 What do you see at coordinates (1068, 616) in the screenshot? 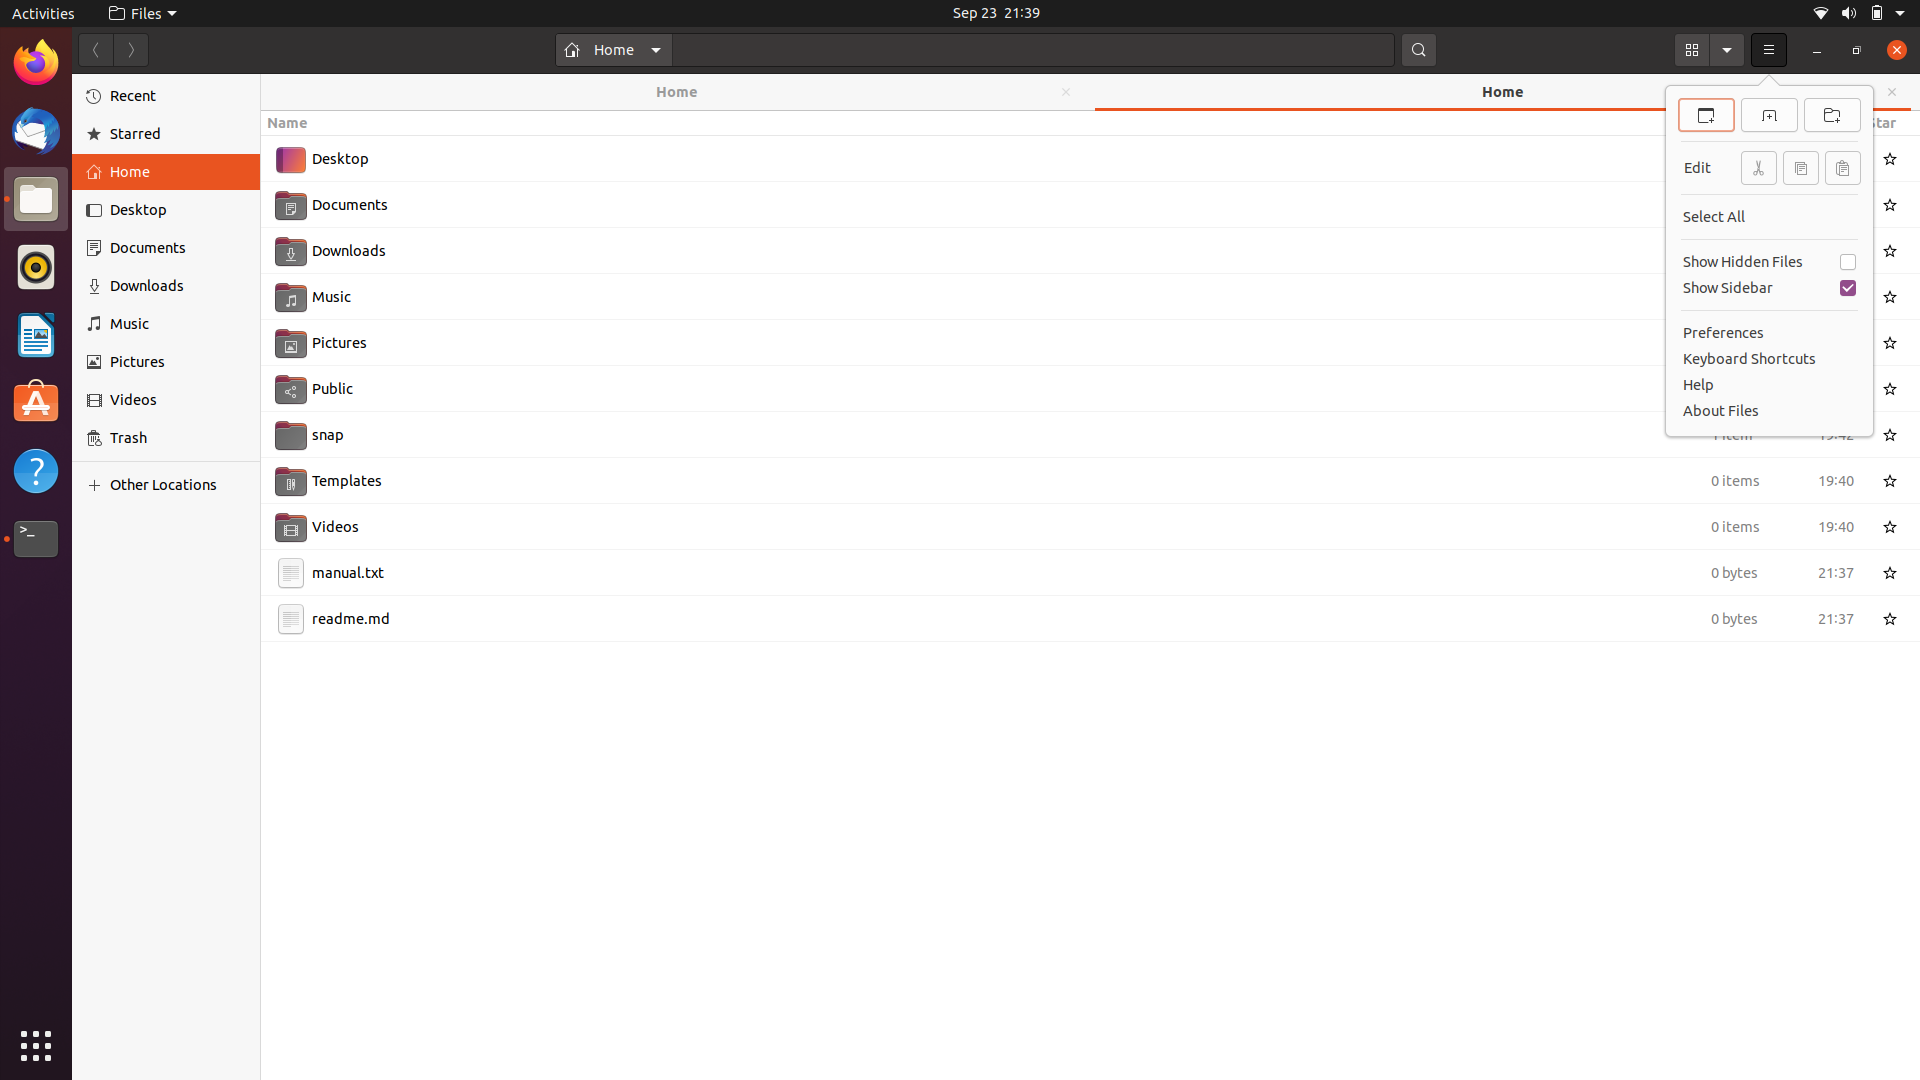
I see `Copy the file readme.md using keyboard` at bounding box center [1068, 616].